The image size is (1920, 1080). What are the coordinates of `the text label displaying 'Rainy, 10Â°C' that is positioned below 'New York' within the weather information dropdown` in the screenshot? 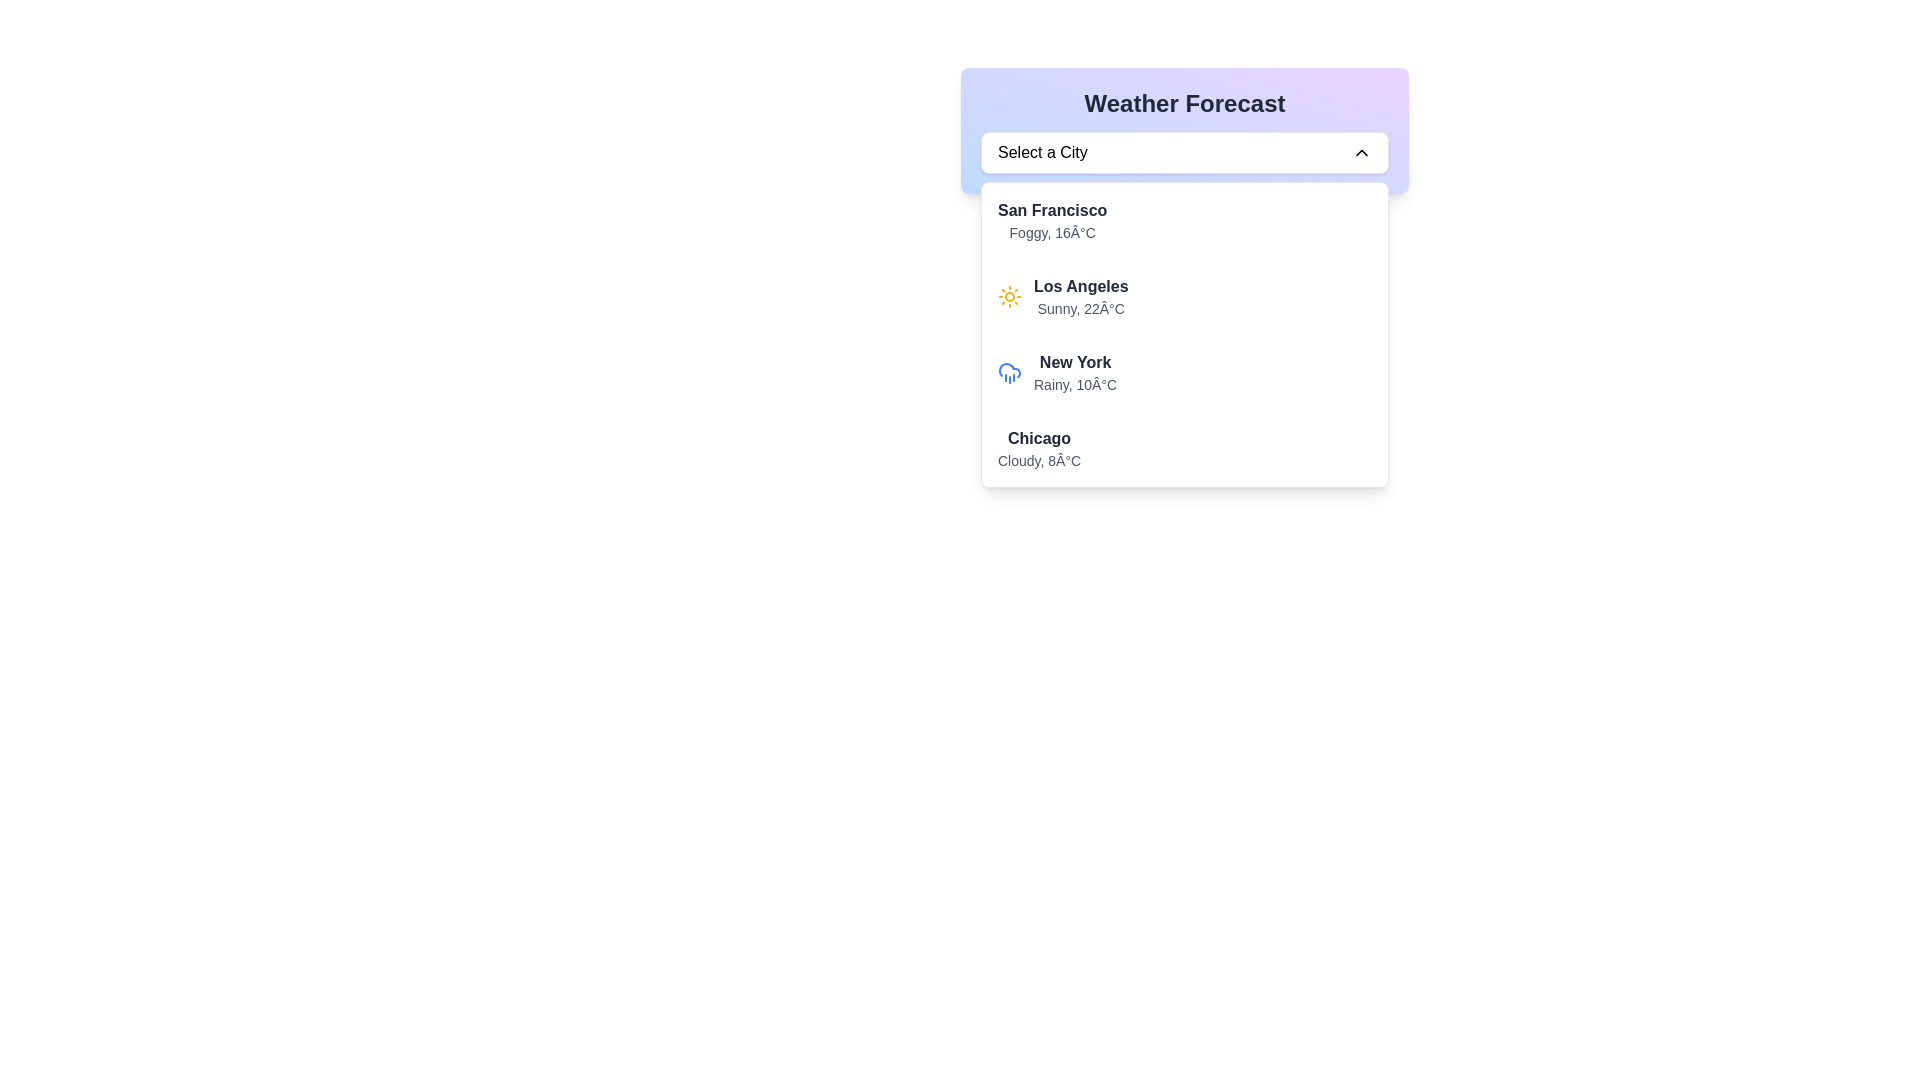 It's located at (1074, 385).